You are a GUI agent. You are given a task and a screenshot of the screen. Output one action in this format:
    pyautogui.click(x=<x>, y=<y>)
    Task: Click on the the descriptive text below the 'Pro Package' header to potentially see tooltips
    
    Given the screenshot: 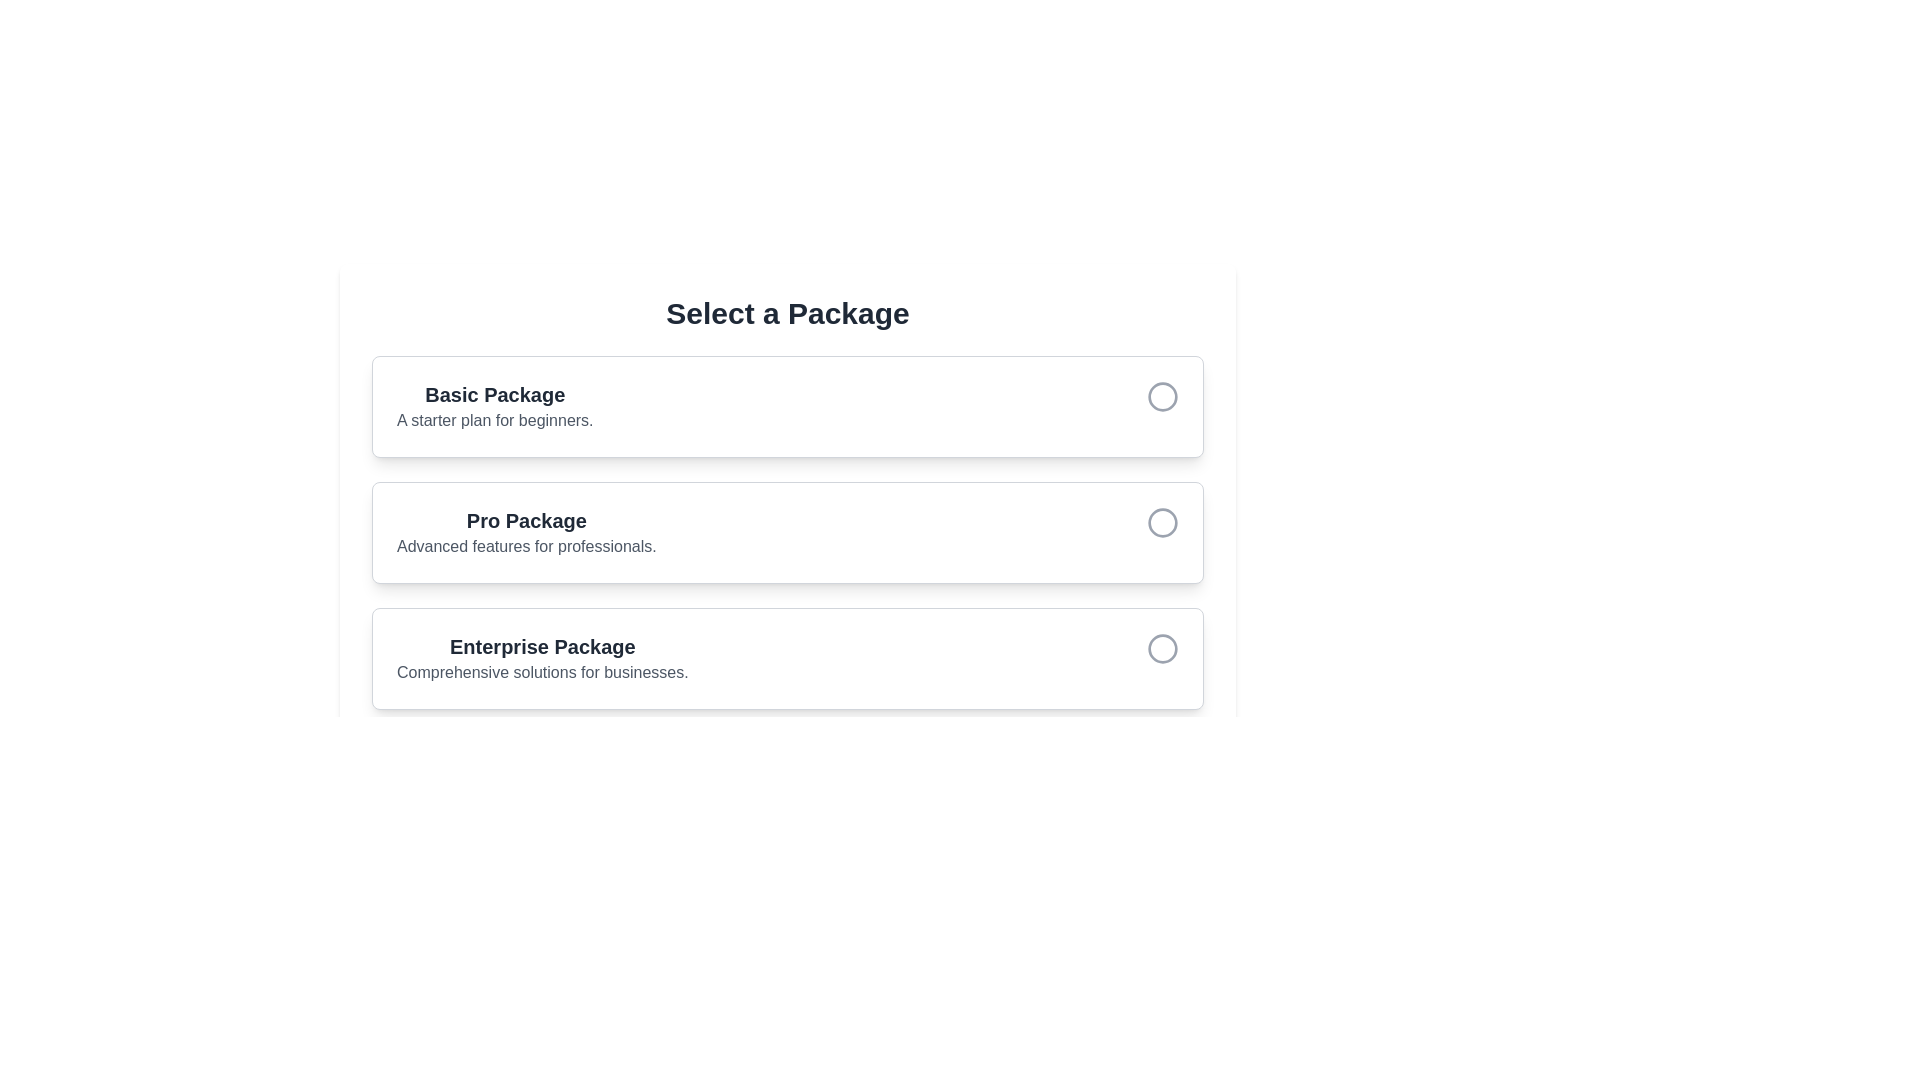 What is the action you would take?
    pyautogui.click(x=526, y=547)
    